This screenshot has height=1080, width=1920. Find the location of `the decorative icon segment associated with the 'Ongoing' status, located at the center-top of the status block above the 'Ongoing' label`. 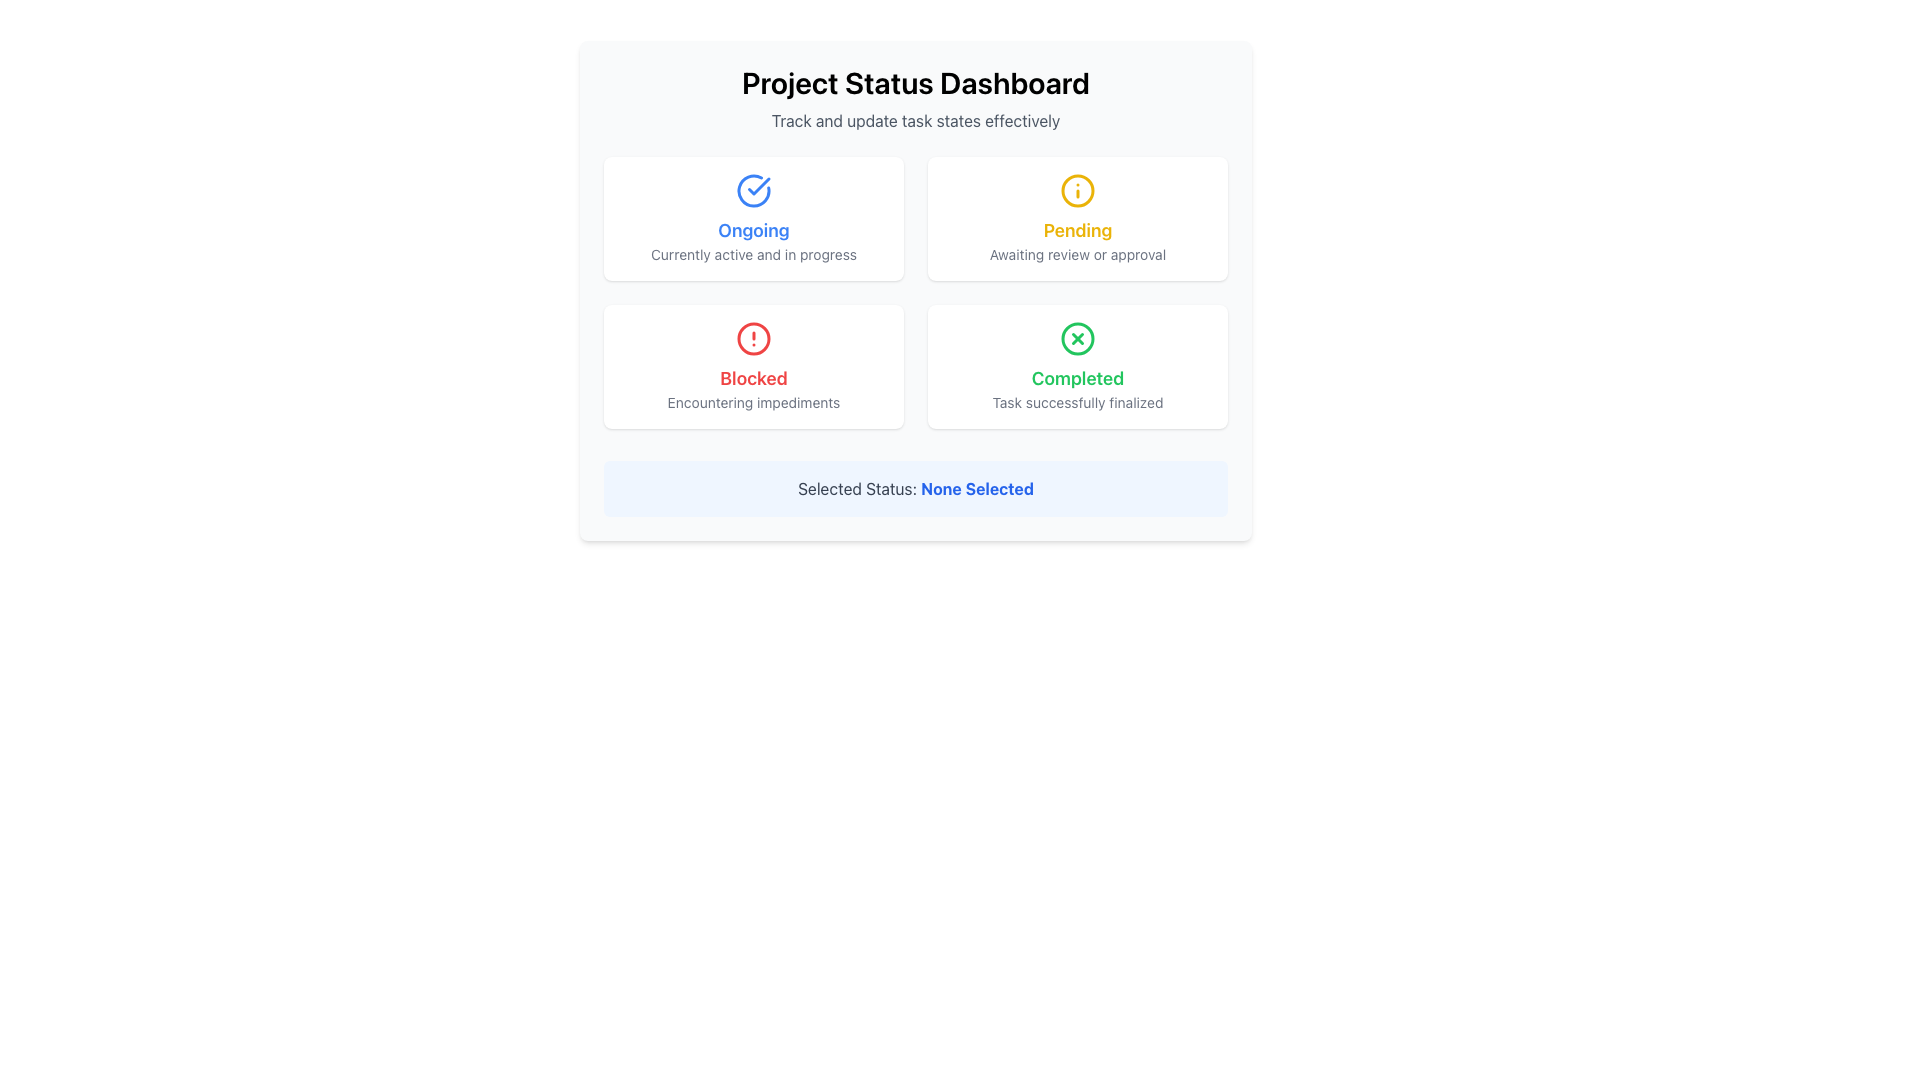

the decorative icon segment associated with the 'Ongoing' status, located at the center-top of the status block above the 'Ongoing' label is located at coordinates (752, 190).